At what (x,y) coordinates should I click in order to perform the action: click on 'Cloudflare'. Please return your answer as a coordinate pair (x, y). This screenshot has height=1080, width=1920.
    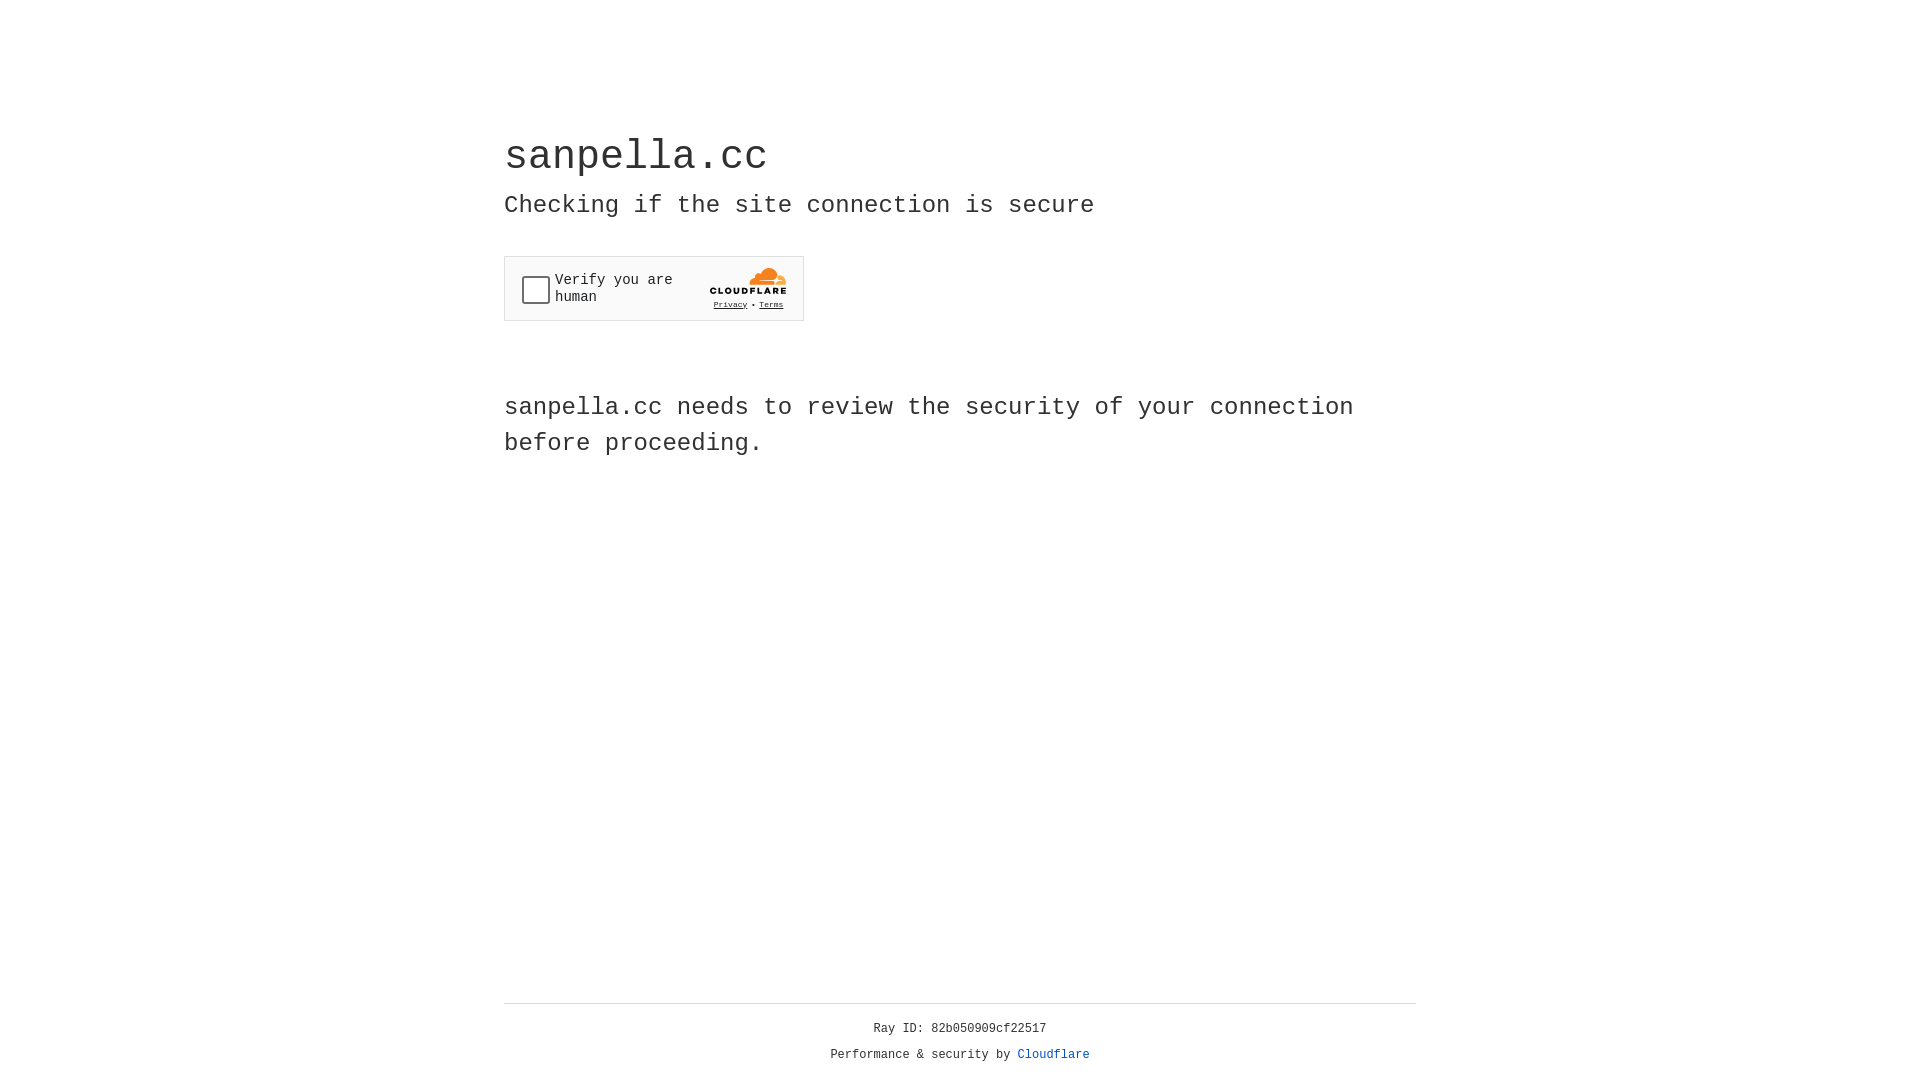
    Looking at the image, I should click on (1053, 1054).